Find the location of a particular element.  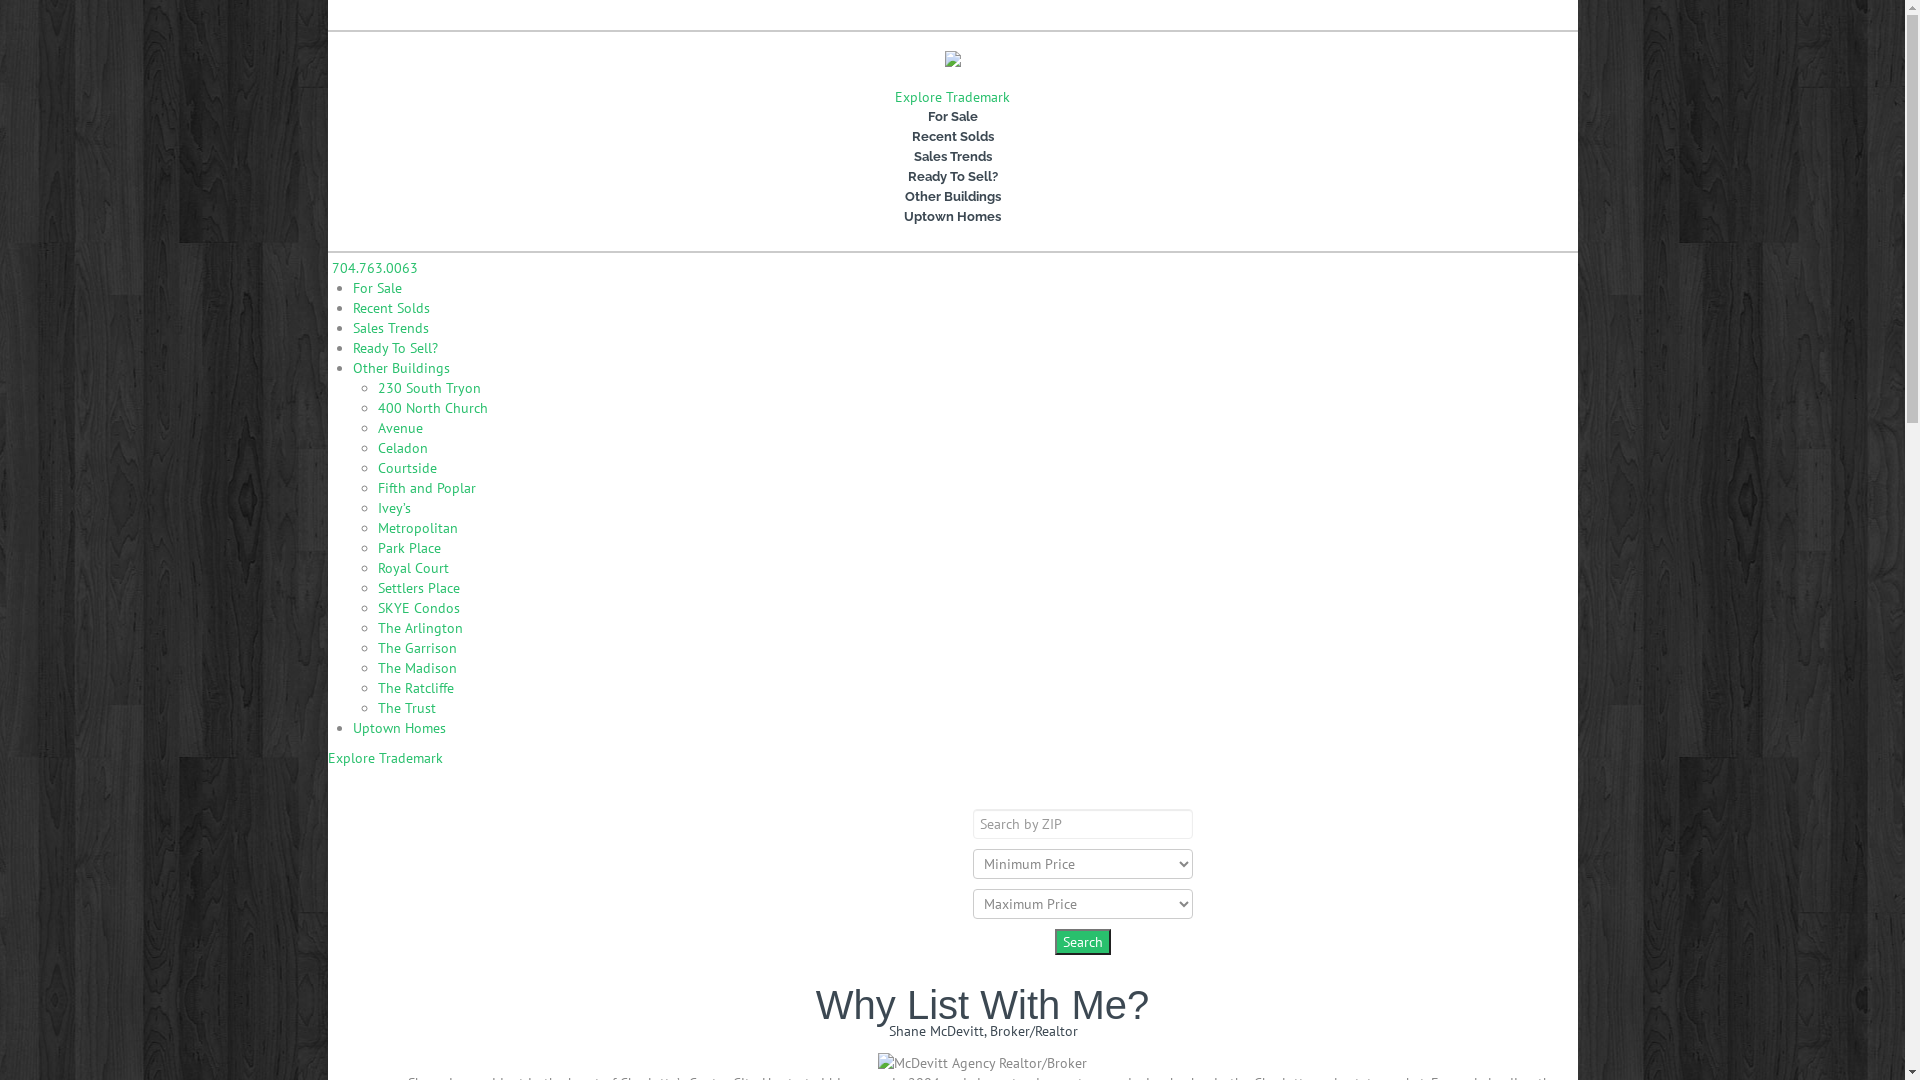

'Park Place' is located at coordinates (408, 547).